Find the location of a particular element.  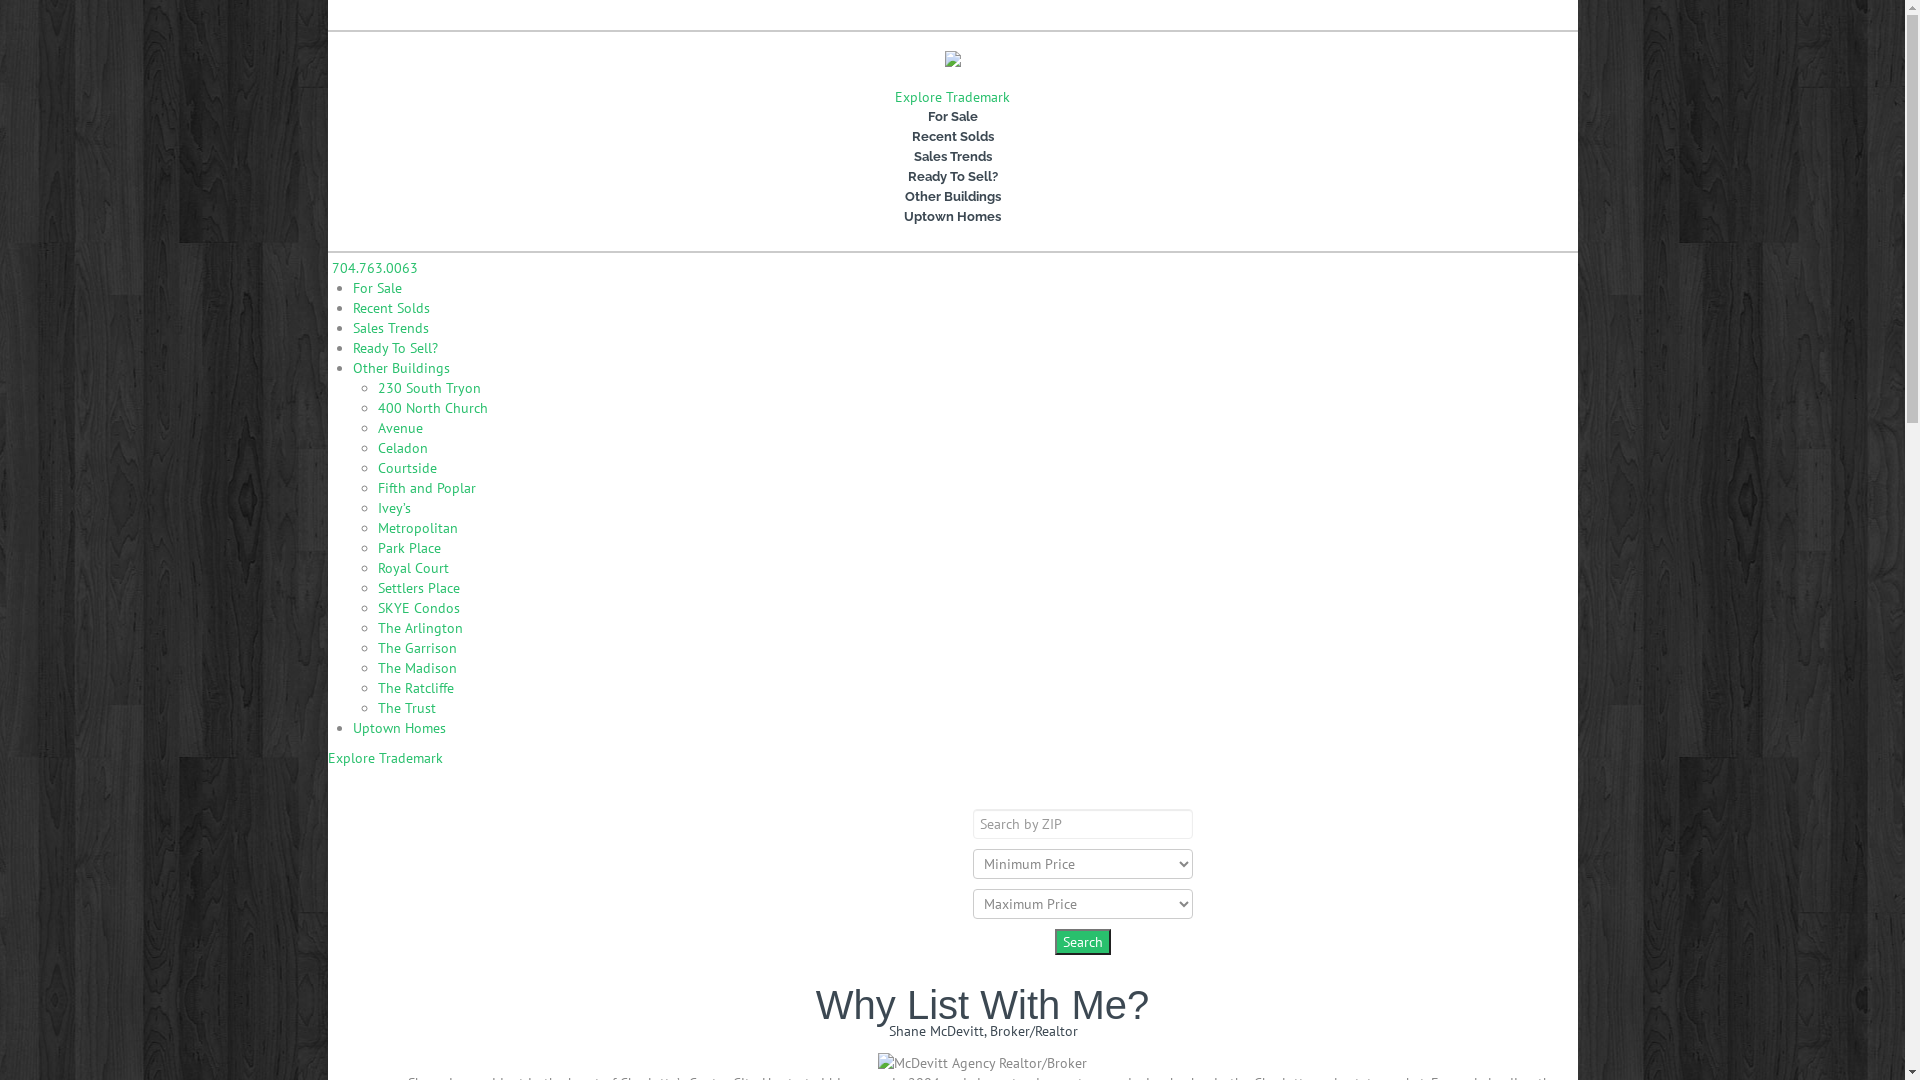

'Park Place' is located at coordinates (408, 547).